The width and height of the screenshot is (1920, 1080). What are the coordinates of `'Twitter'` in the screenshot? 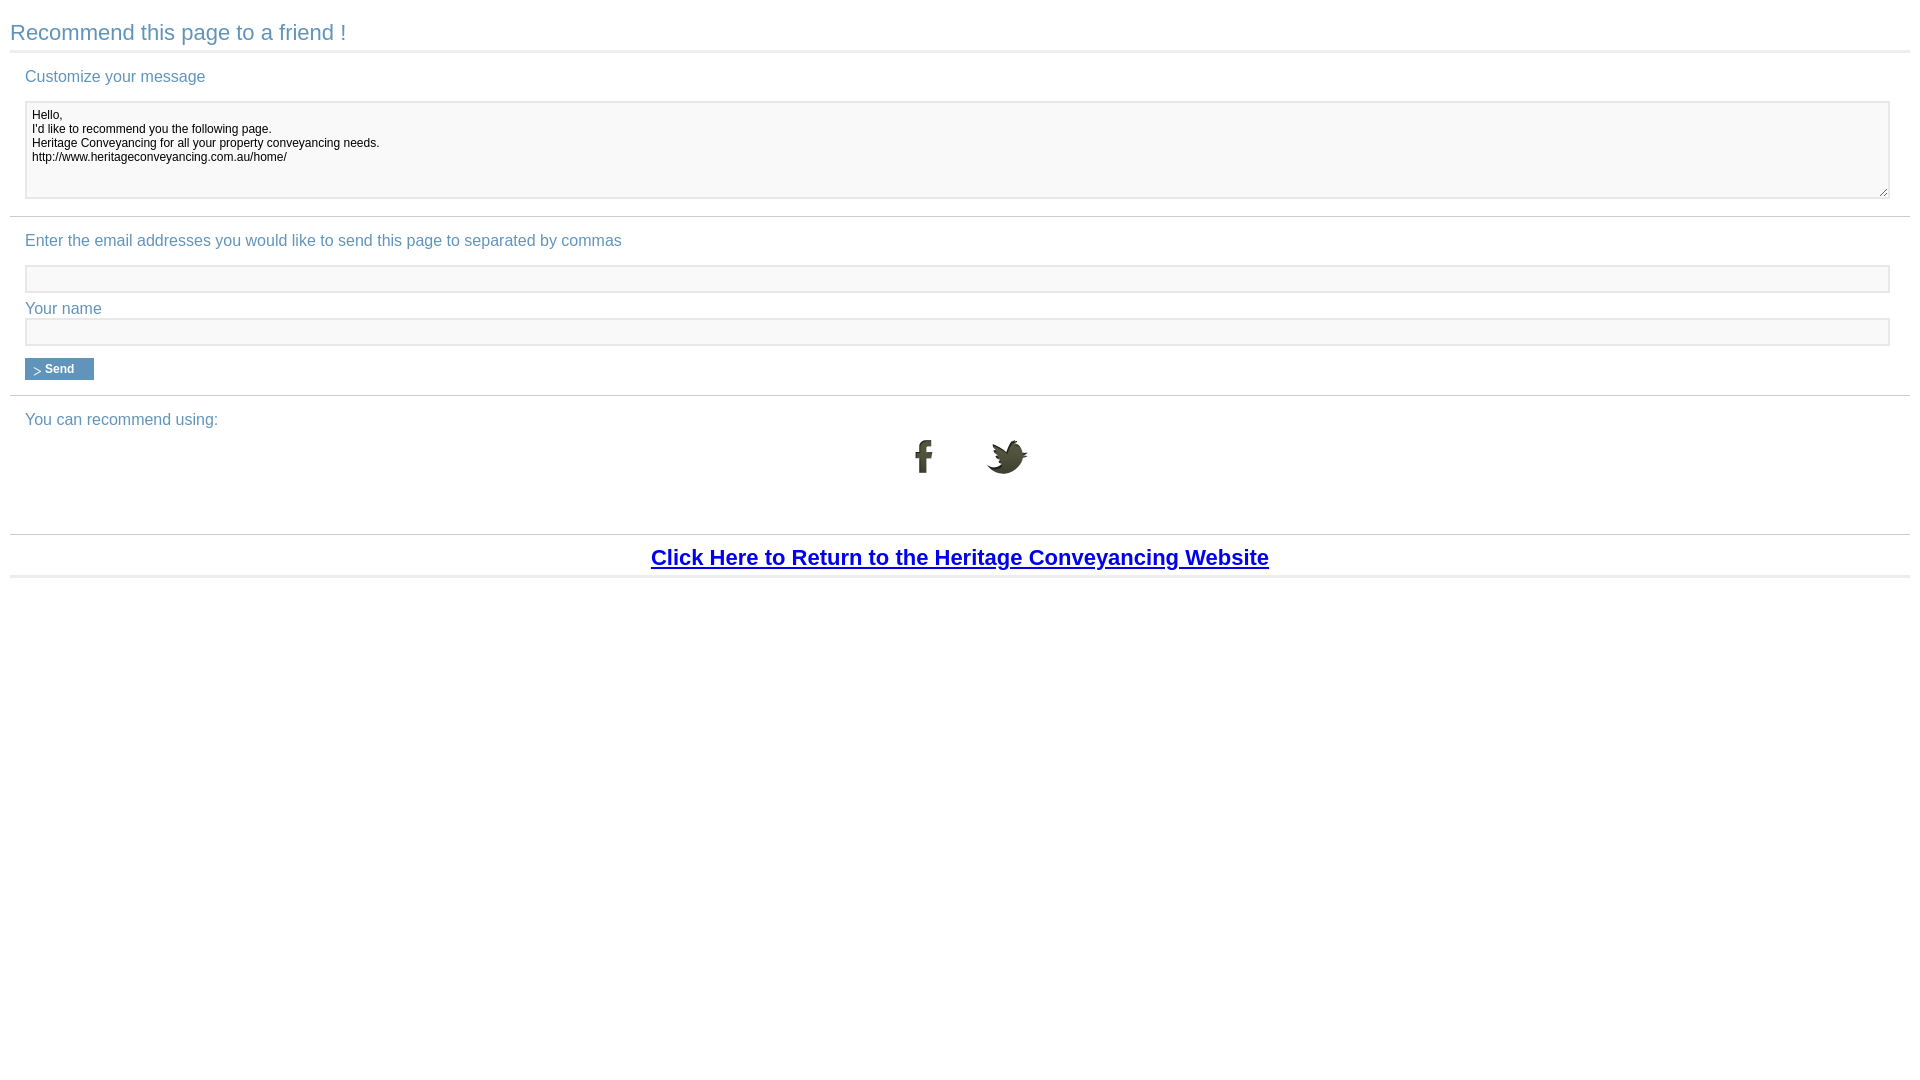 It's located at (1007, 470).